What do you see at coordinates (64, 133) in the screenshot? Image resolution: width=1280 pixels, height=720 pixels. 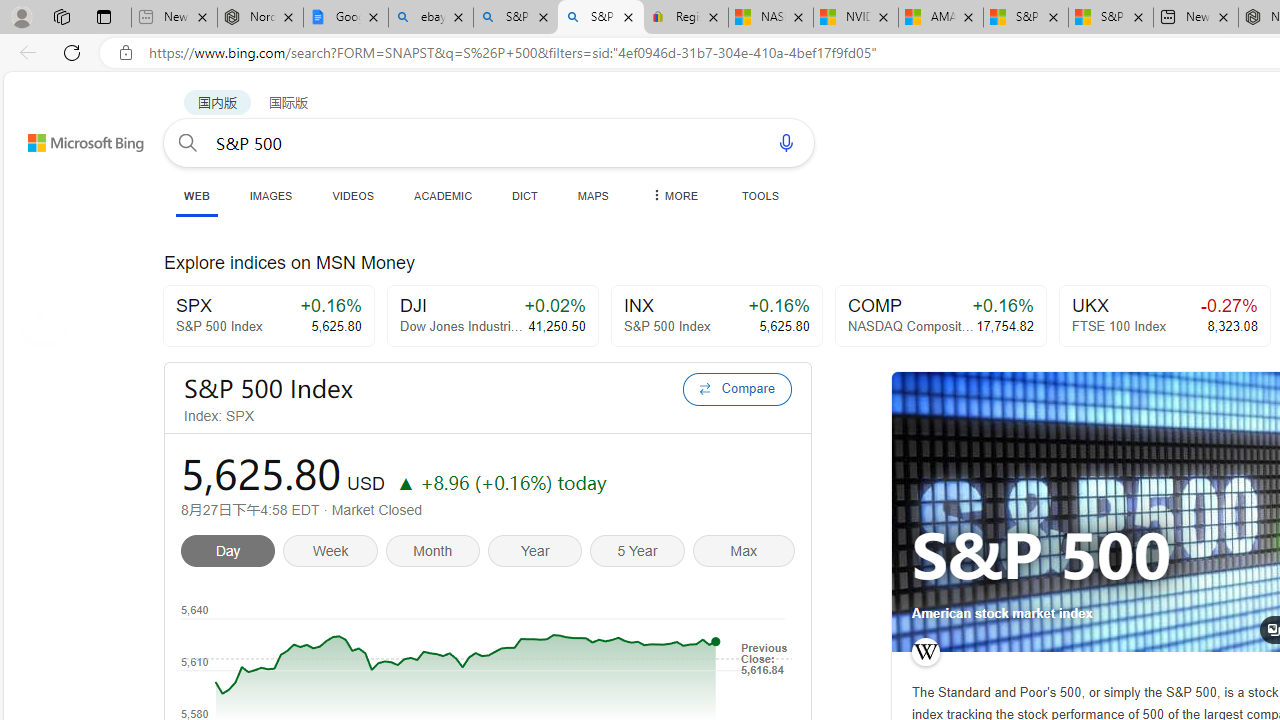 I see `'Skip to content'` at bounding box center [64, 133].